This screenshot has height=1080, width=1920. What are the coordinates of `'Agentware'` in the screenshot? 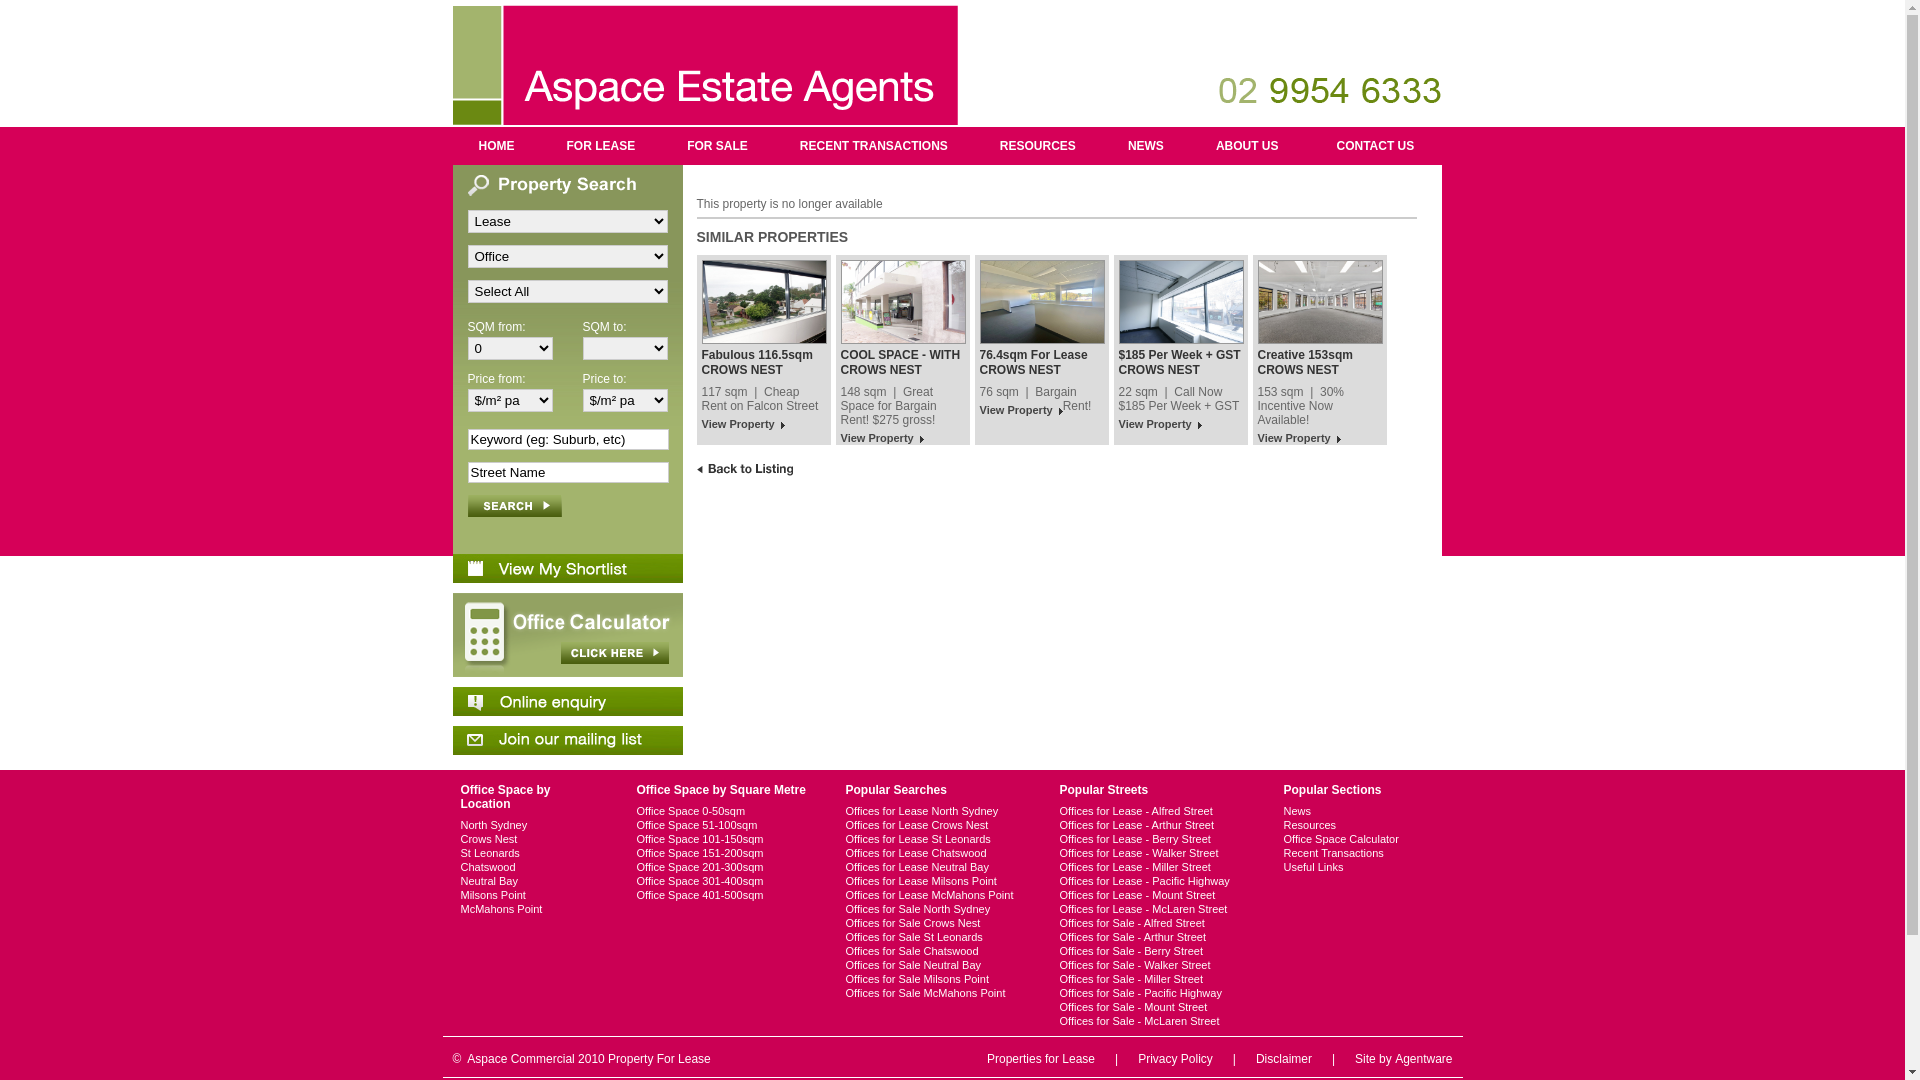 It's located at (1422, 1058).